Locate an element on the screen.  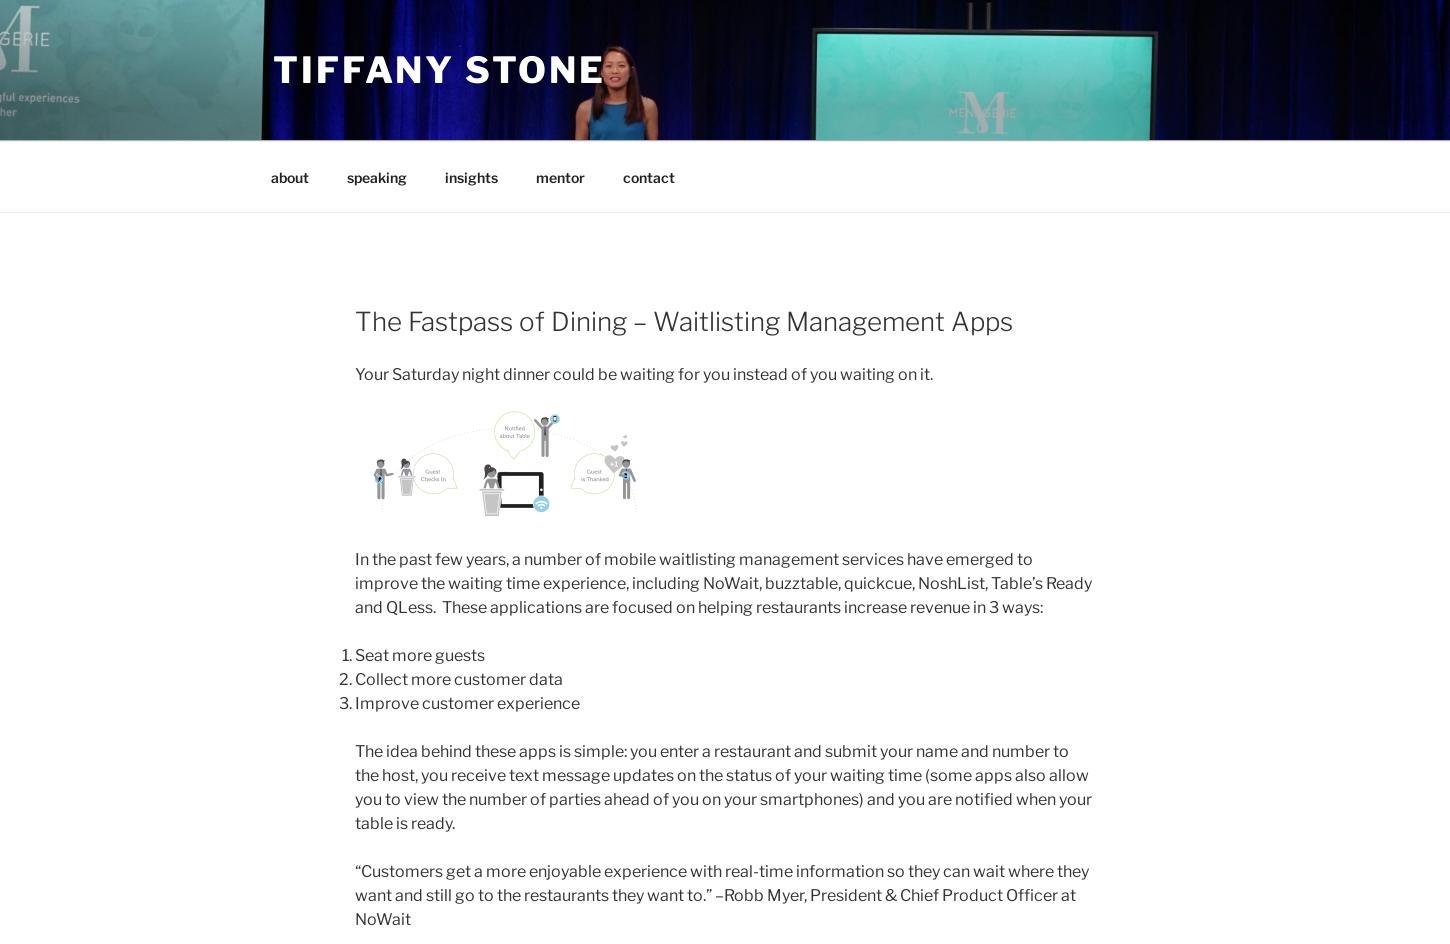
'Improve customer experience' is located at coordinates (466, 701).